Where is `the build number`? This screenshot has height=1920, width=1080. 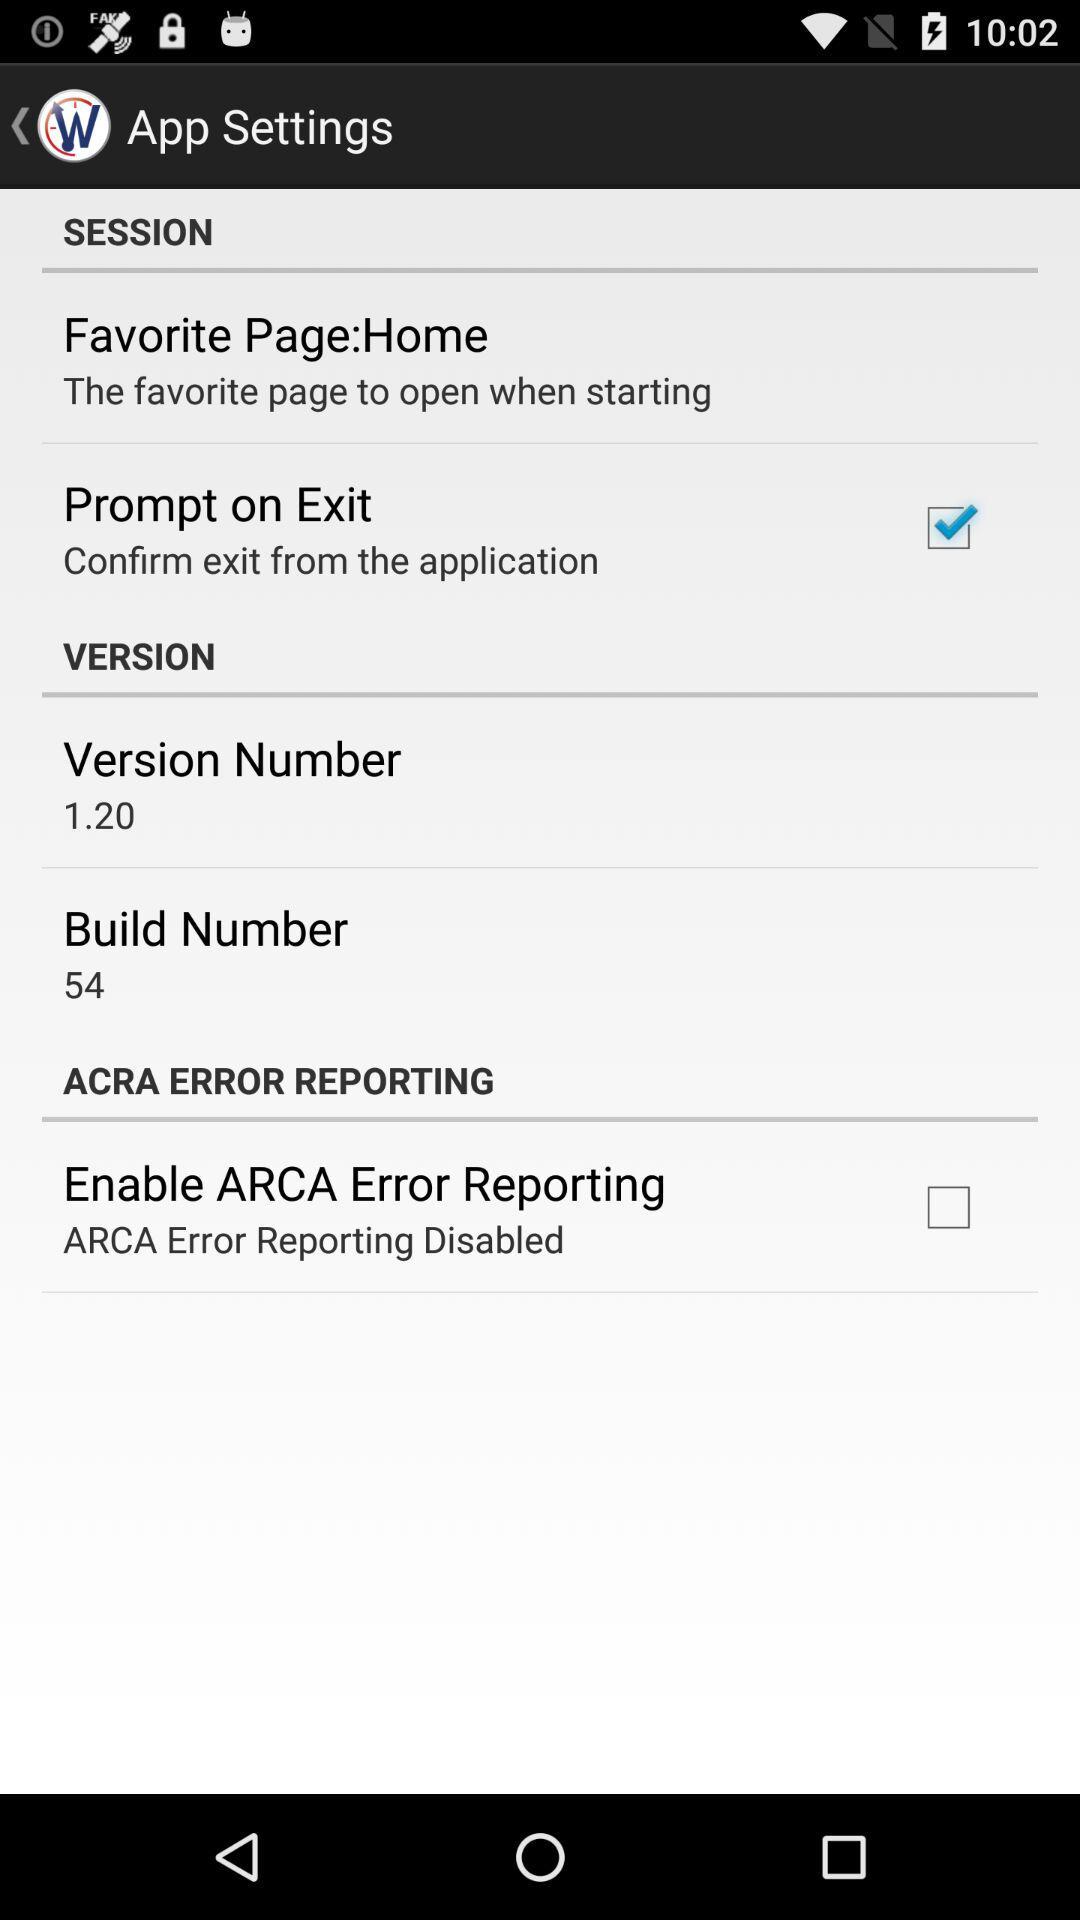
the build number is located at coordinates (205, 926).